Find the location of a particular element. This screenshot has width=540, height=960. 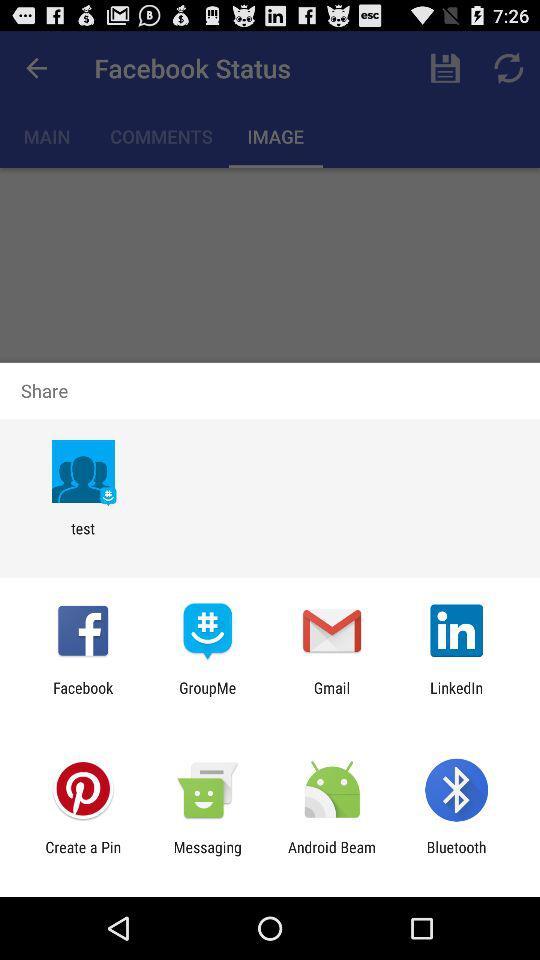

app next to the android beam is located at coordinates (456, 855).